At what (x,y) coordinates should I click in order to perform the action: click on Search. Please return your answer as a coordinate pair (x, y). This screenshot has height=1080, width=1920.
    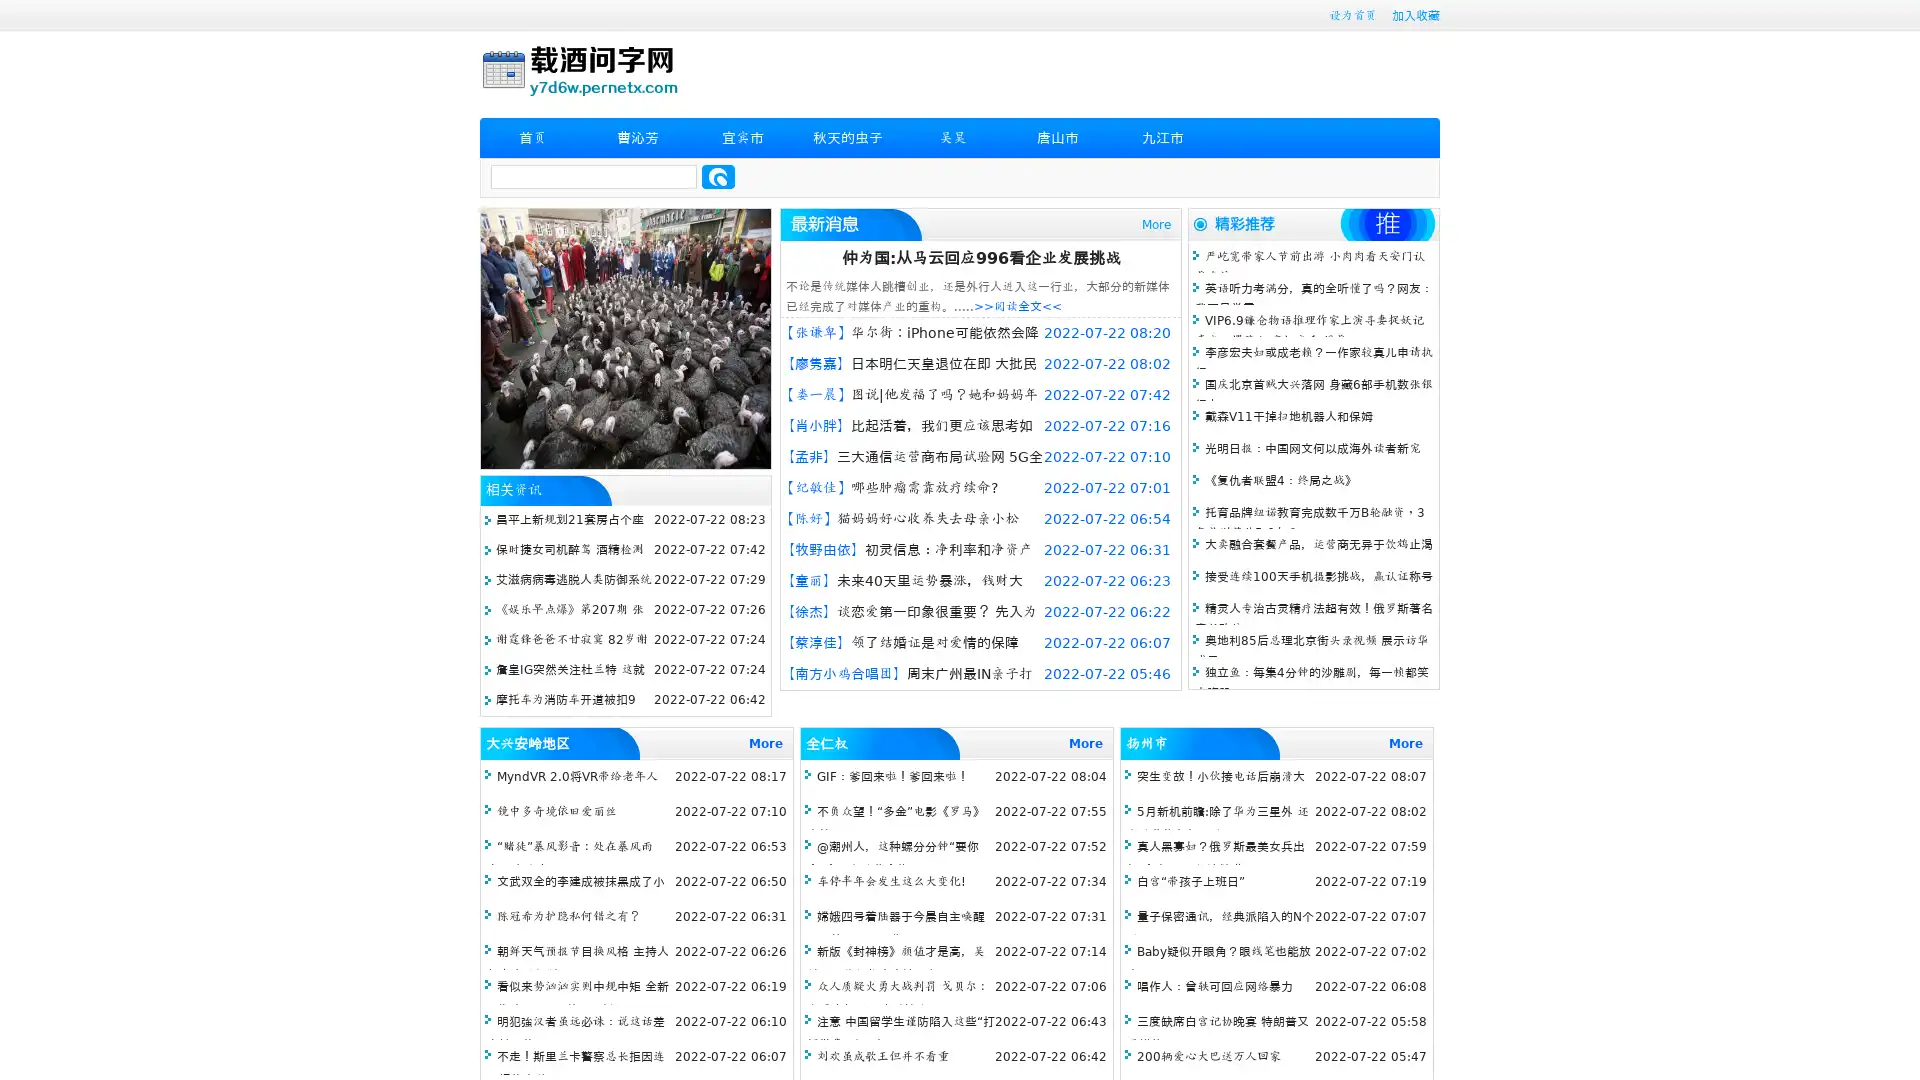
    Looking at the image, I should click on (718, 176).